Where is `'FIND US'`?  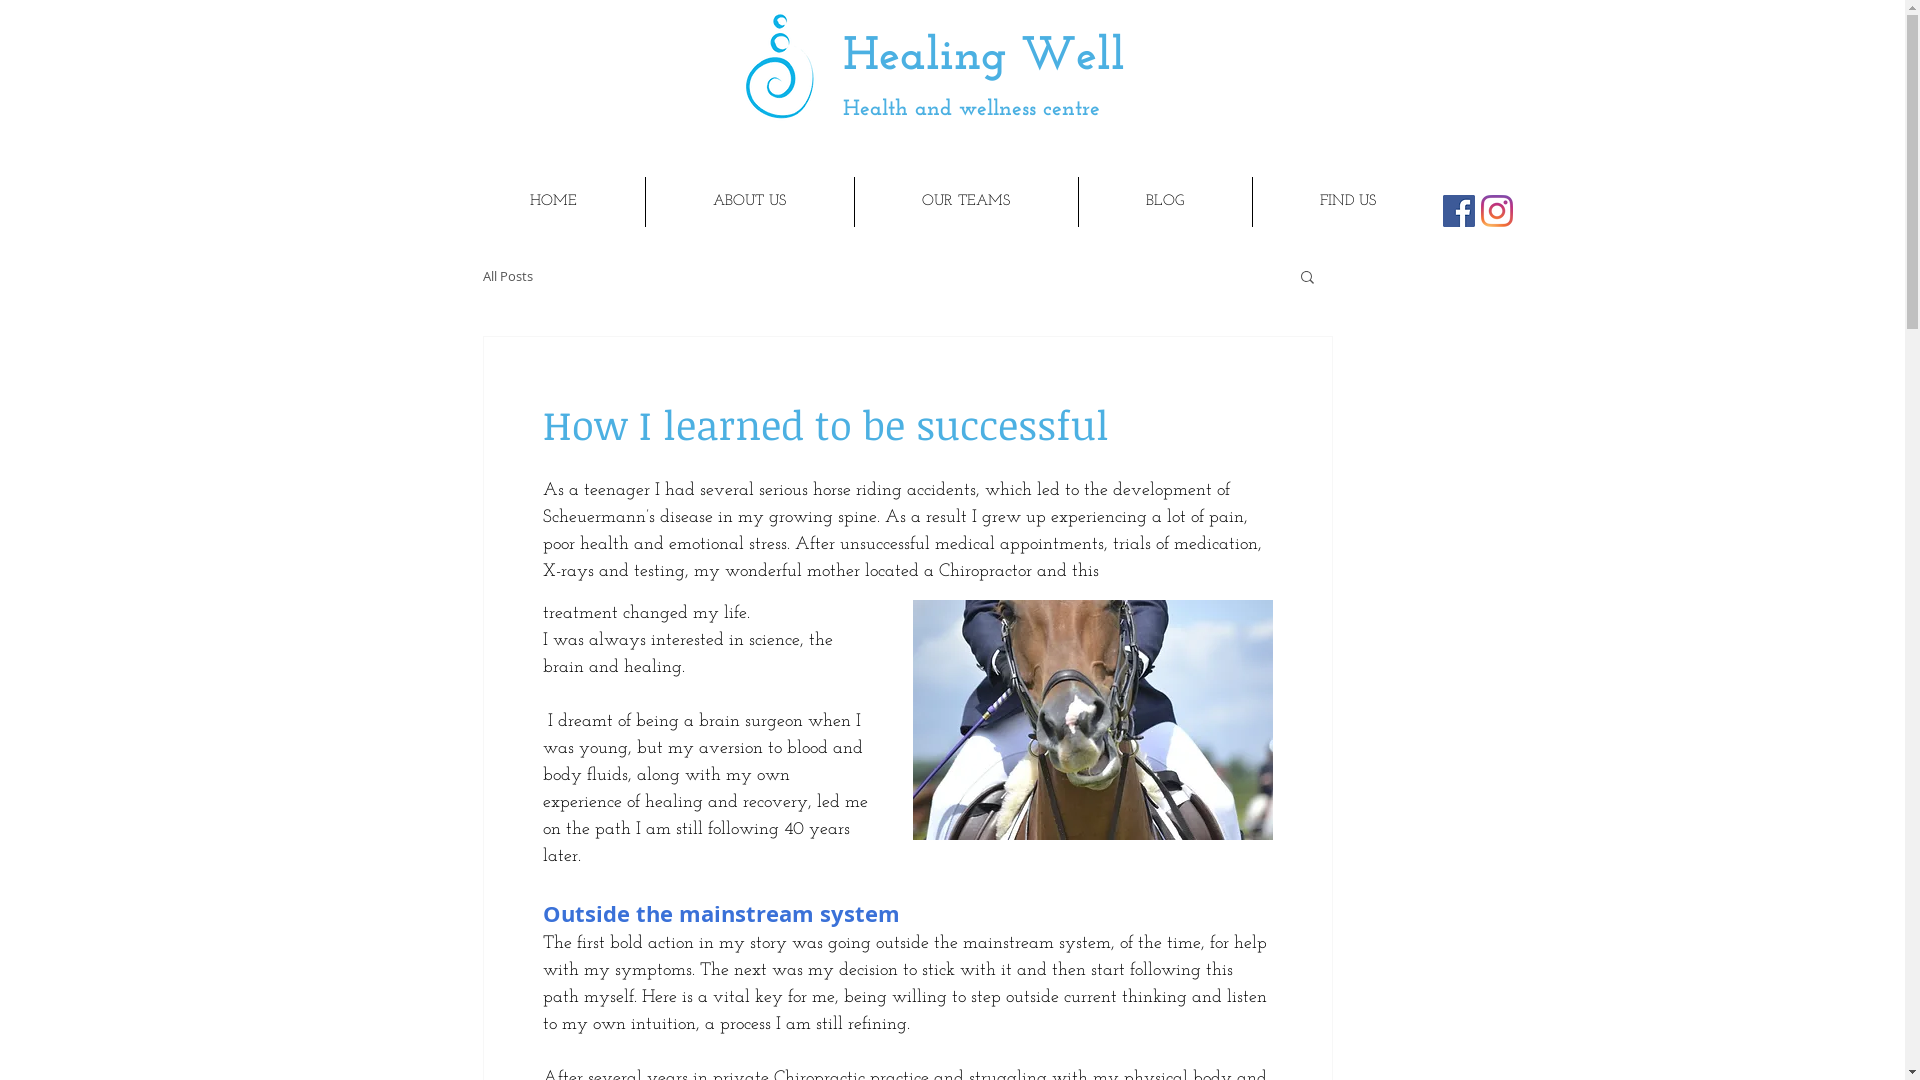
'FIND US' is located at coordinates (1251, 201).